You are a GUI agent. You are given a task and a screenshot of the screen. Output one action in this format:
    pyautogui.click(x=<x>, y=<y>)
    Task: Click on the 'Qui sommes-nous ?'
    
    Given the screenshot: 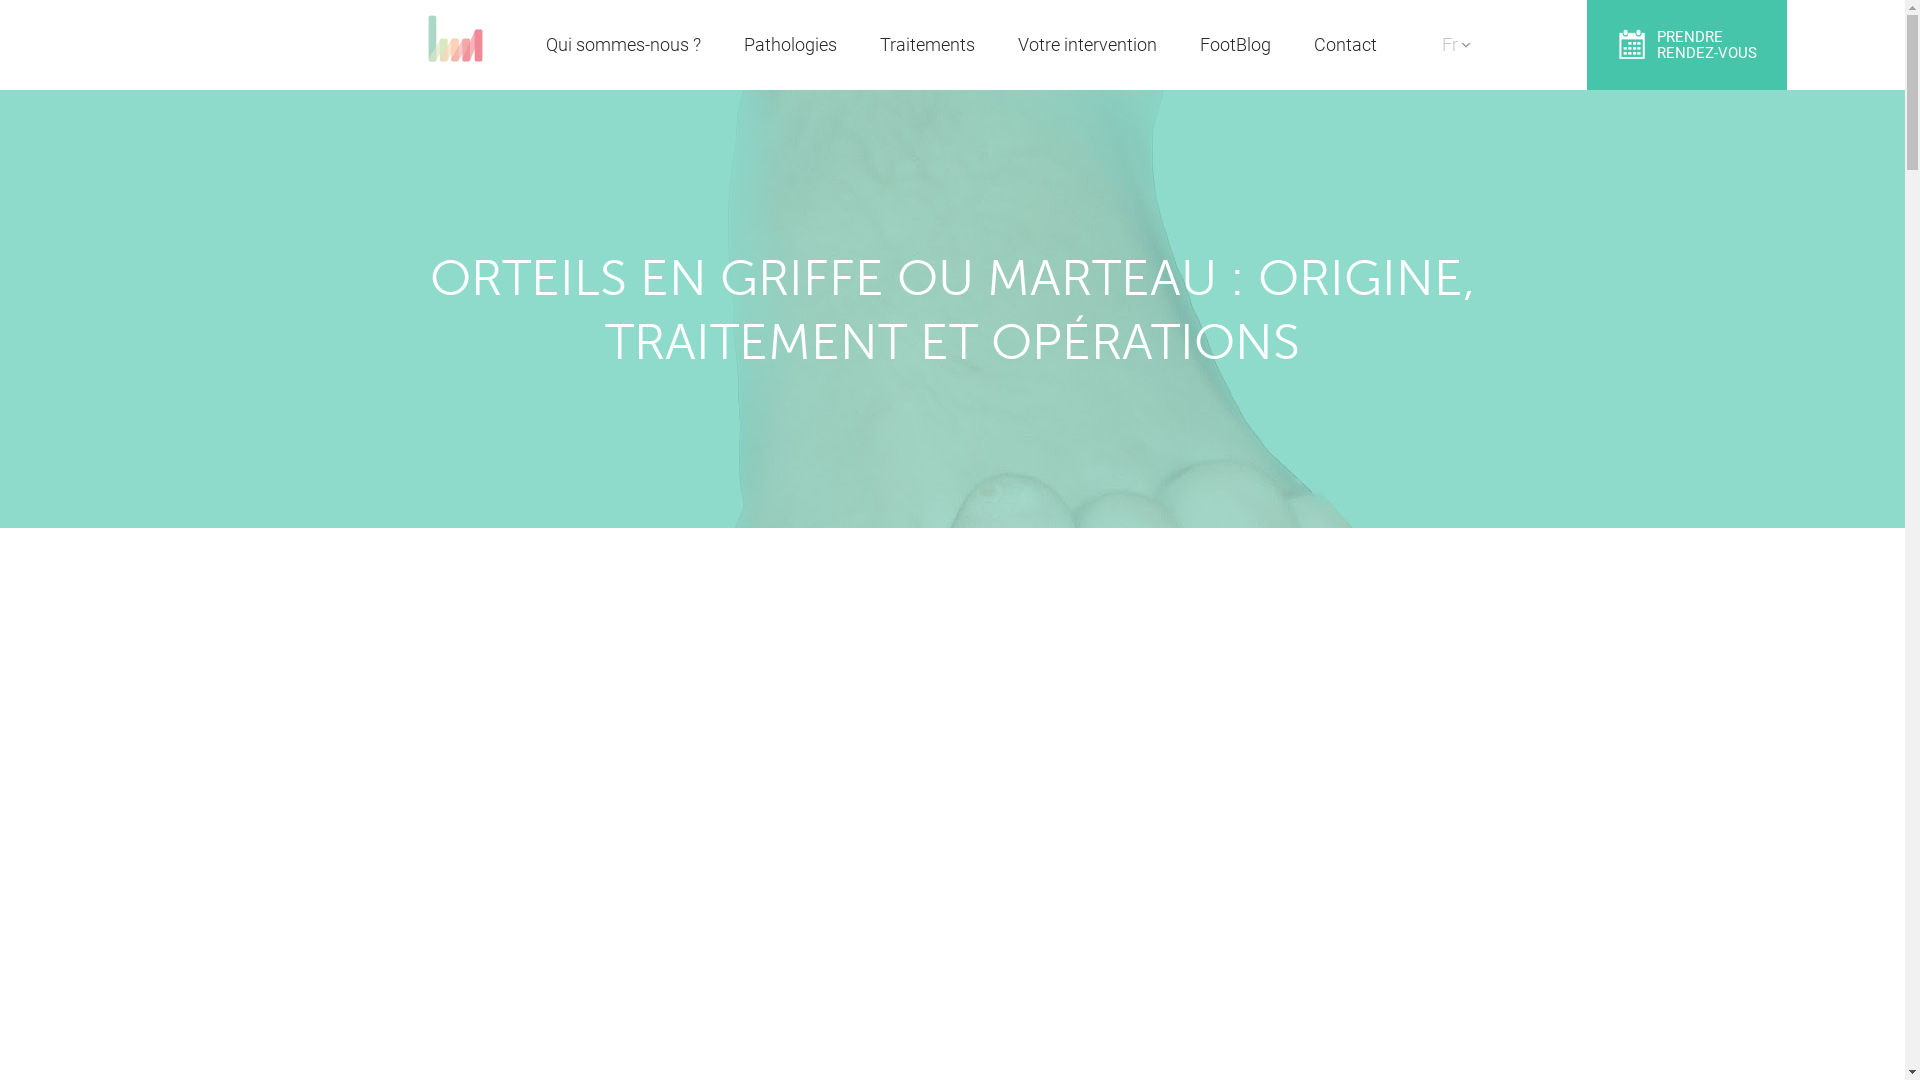 What is the action you would take?
    pyautogui.click(x=622, y=45)
    